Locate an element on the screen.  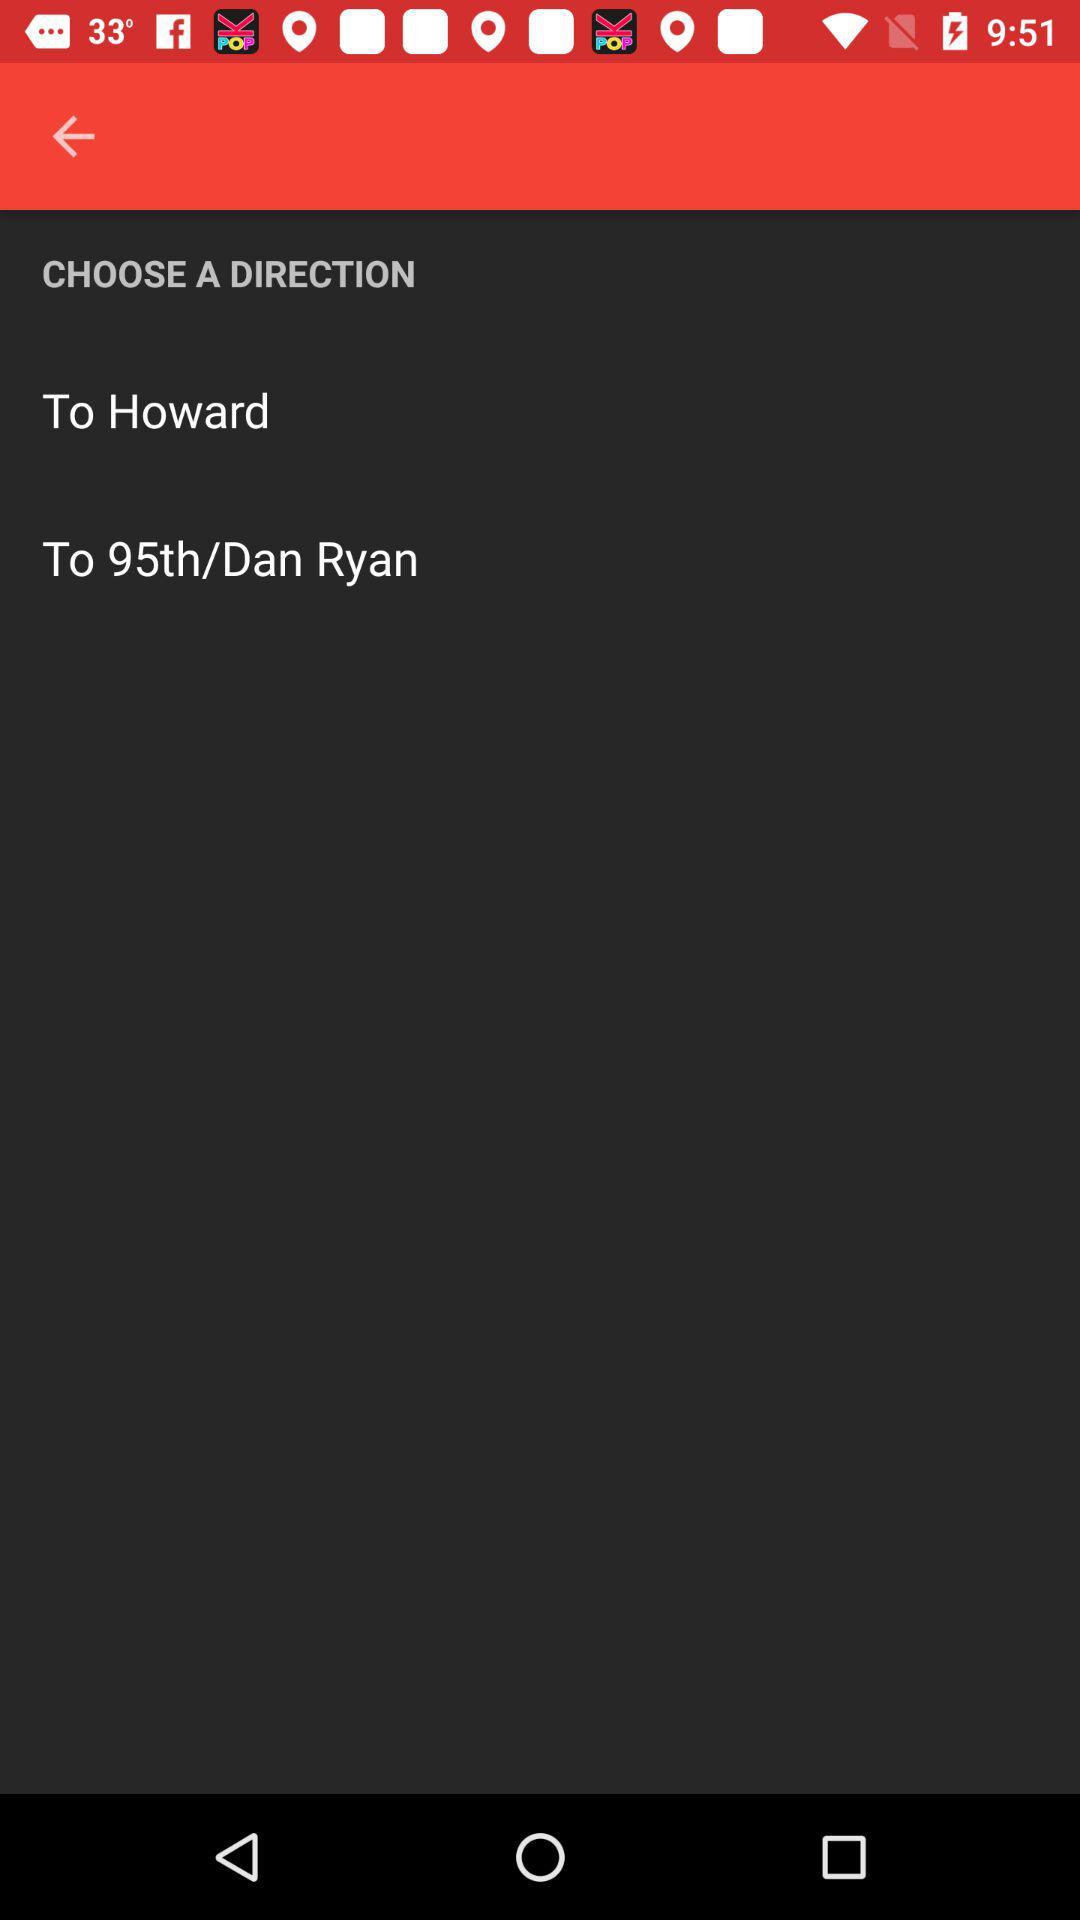
howard icon is located at coordinates (189, 408).